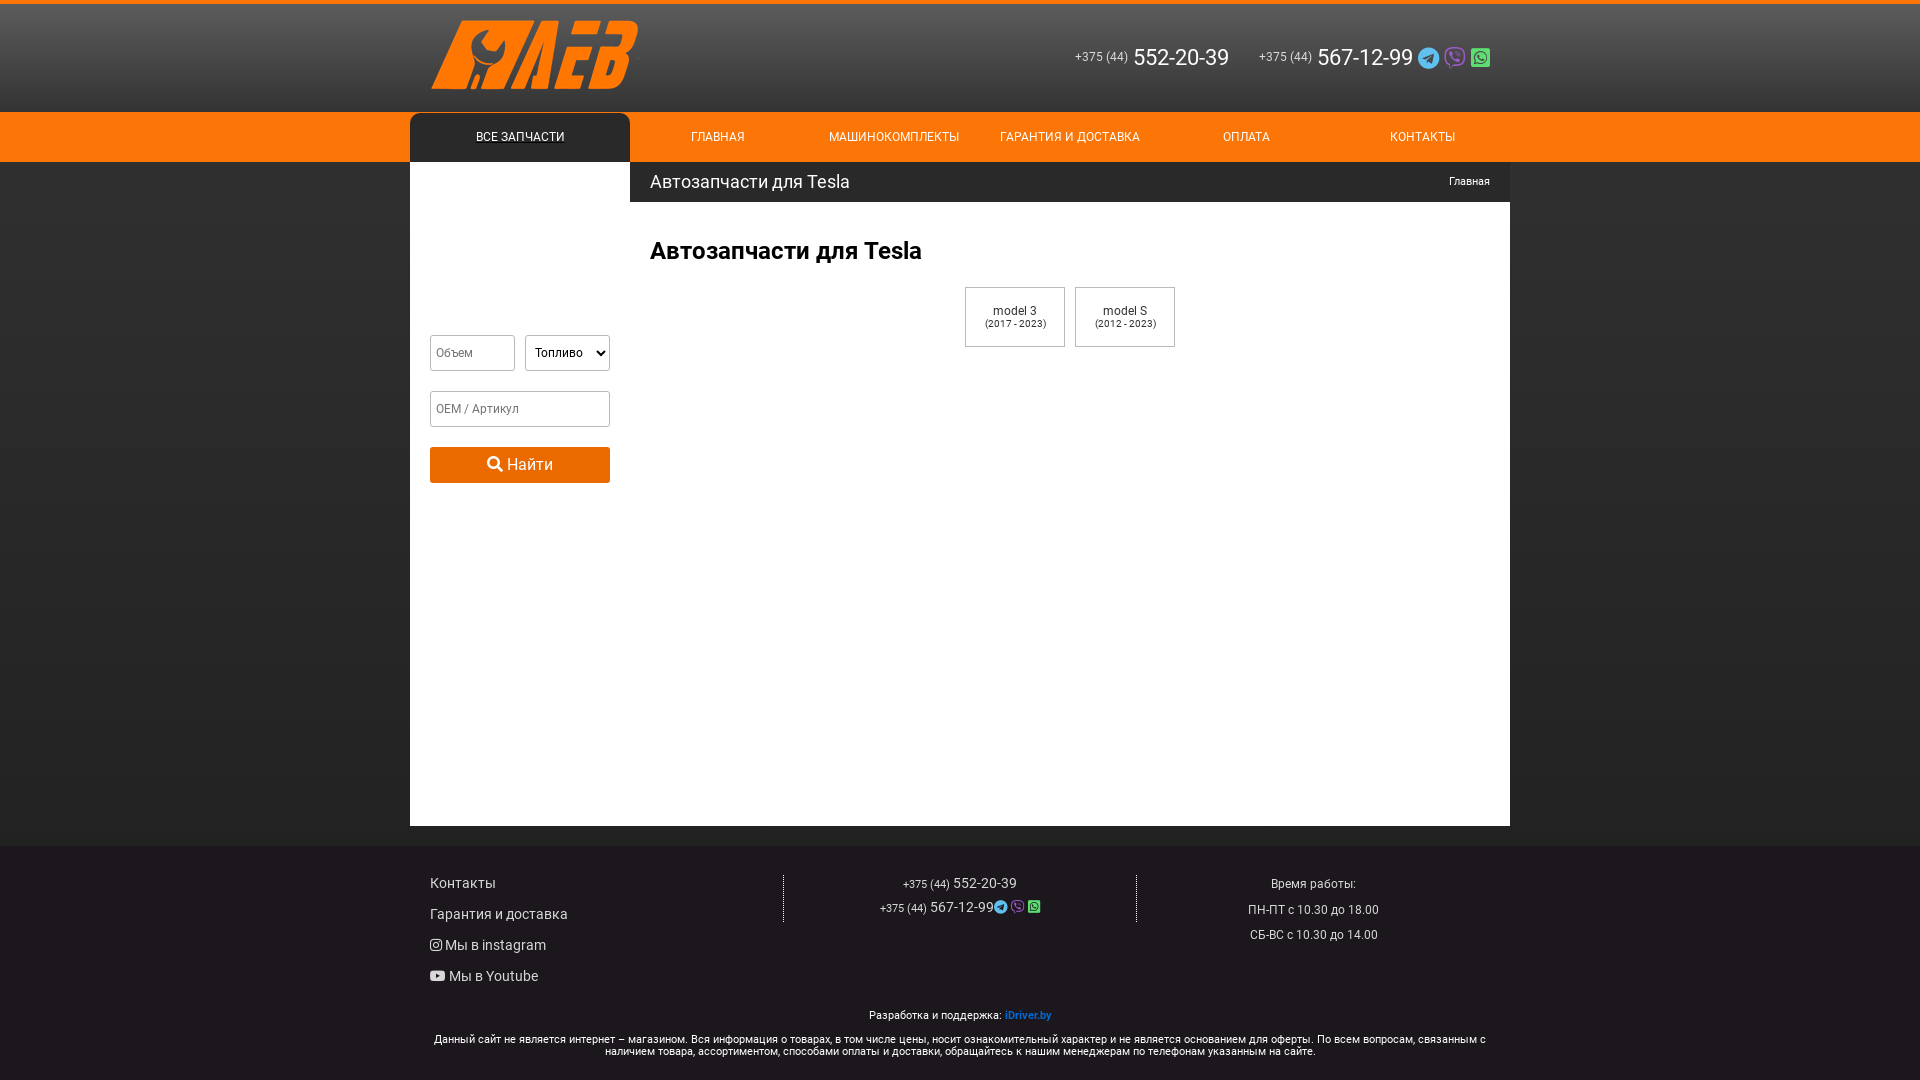 This screenshot has height=1080, width=1920. What do you see at coordinates (1359, 56) in the screenshot?
I see `'+375 (44)` at bounding box center [1359, 56].